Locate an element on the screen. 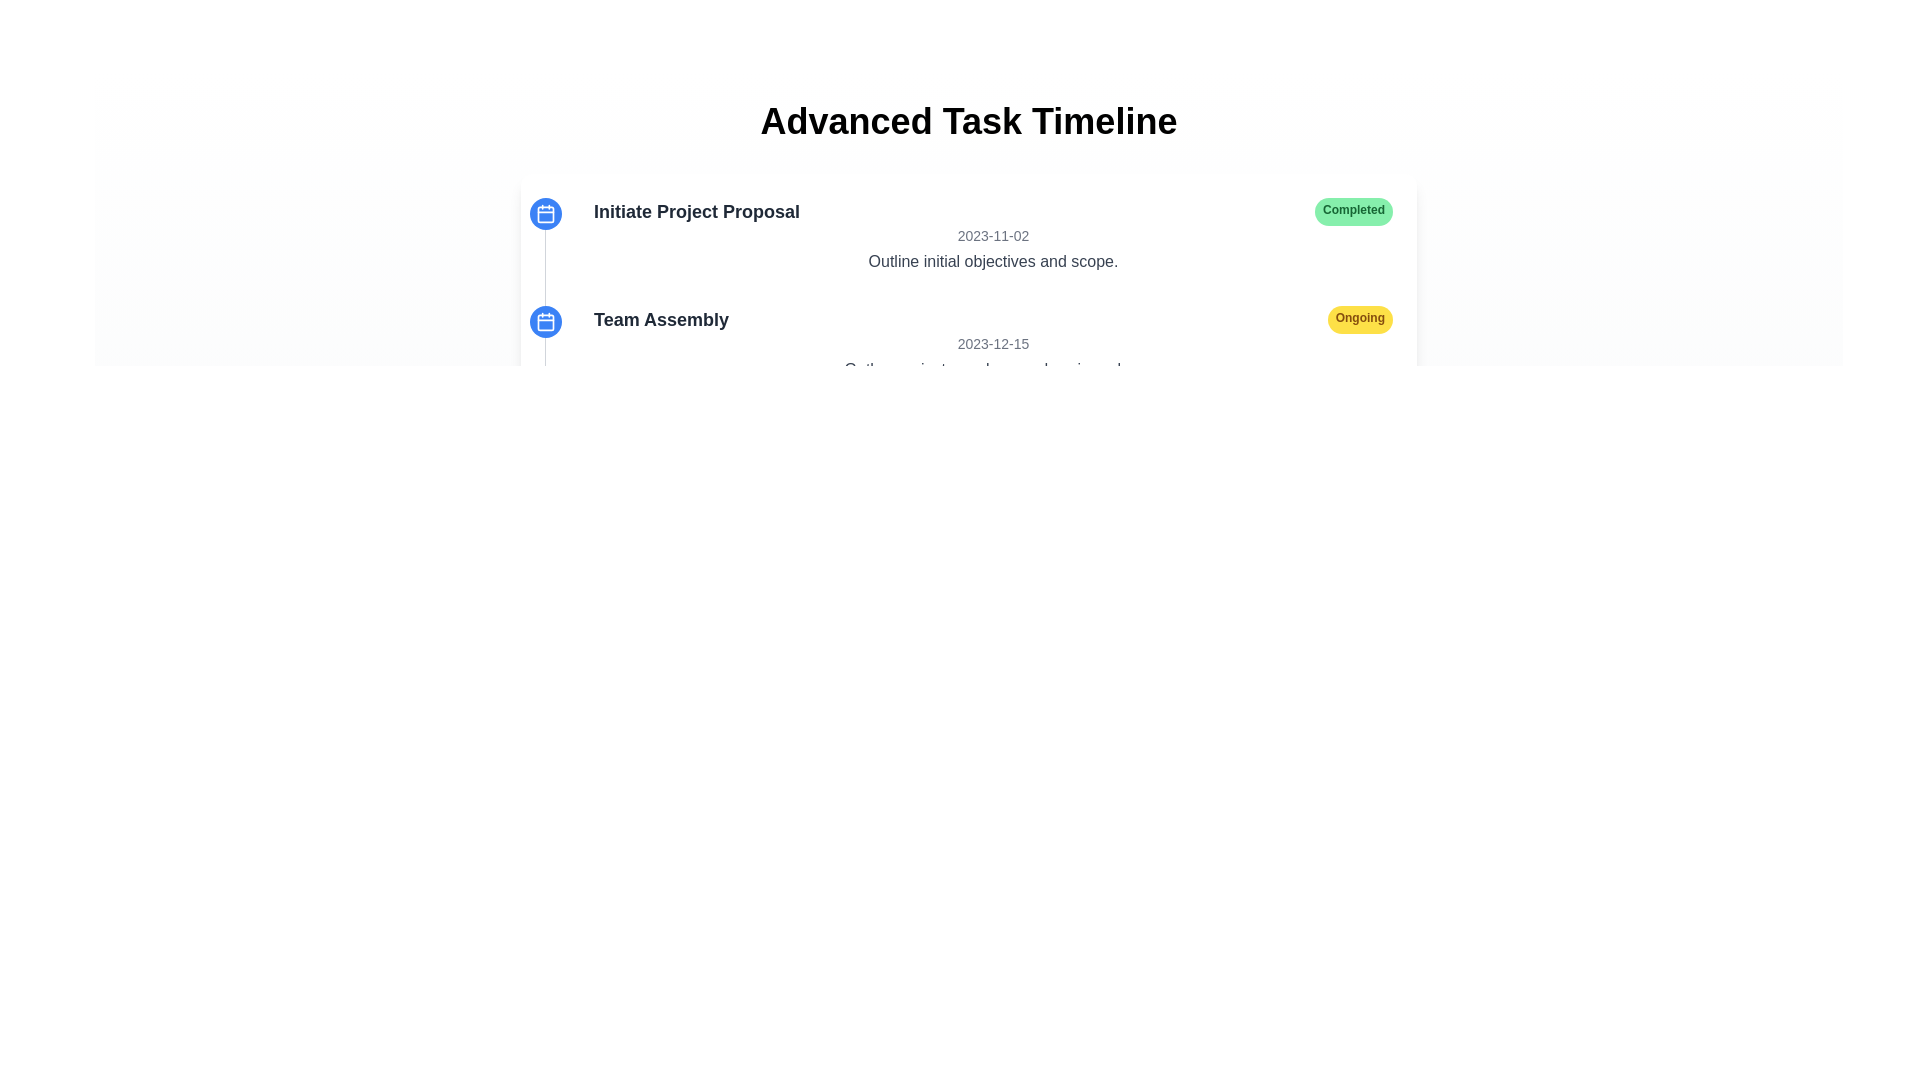  the Status badge located to the far right of the 'Initiate Project Proposal' row in the timeline interface, which indicates the completion status of an associated task or event is located at coordinates (1353, 212).